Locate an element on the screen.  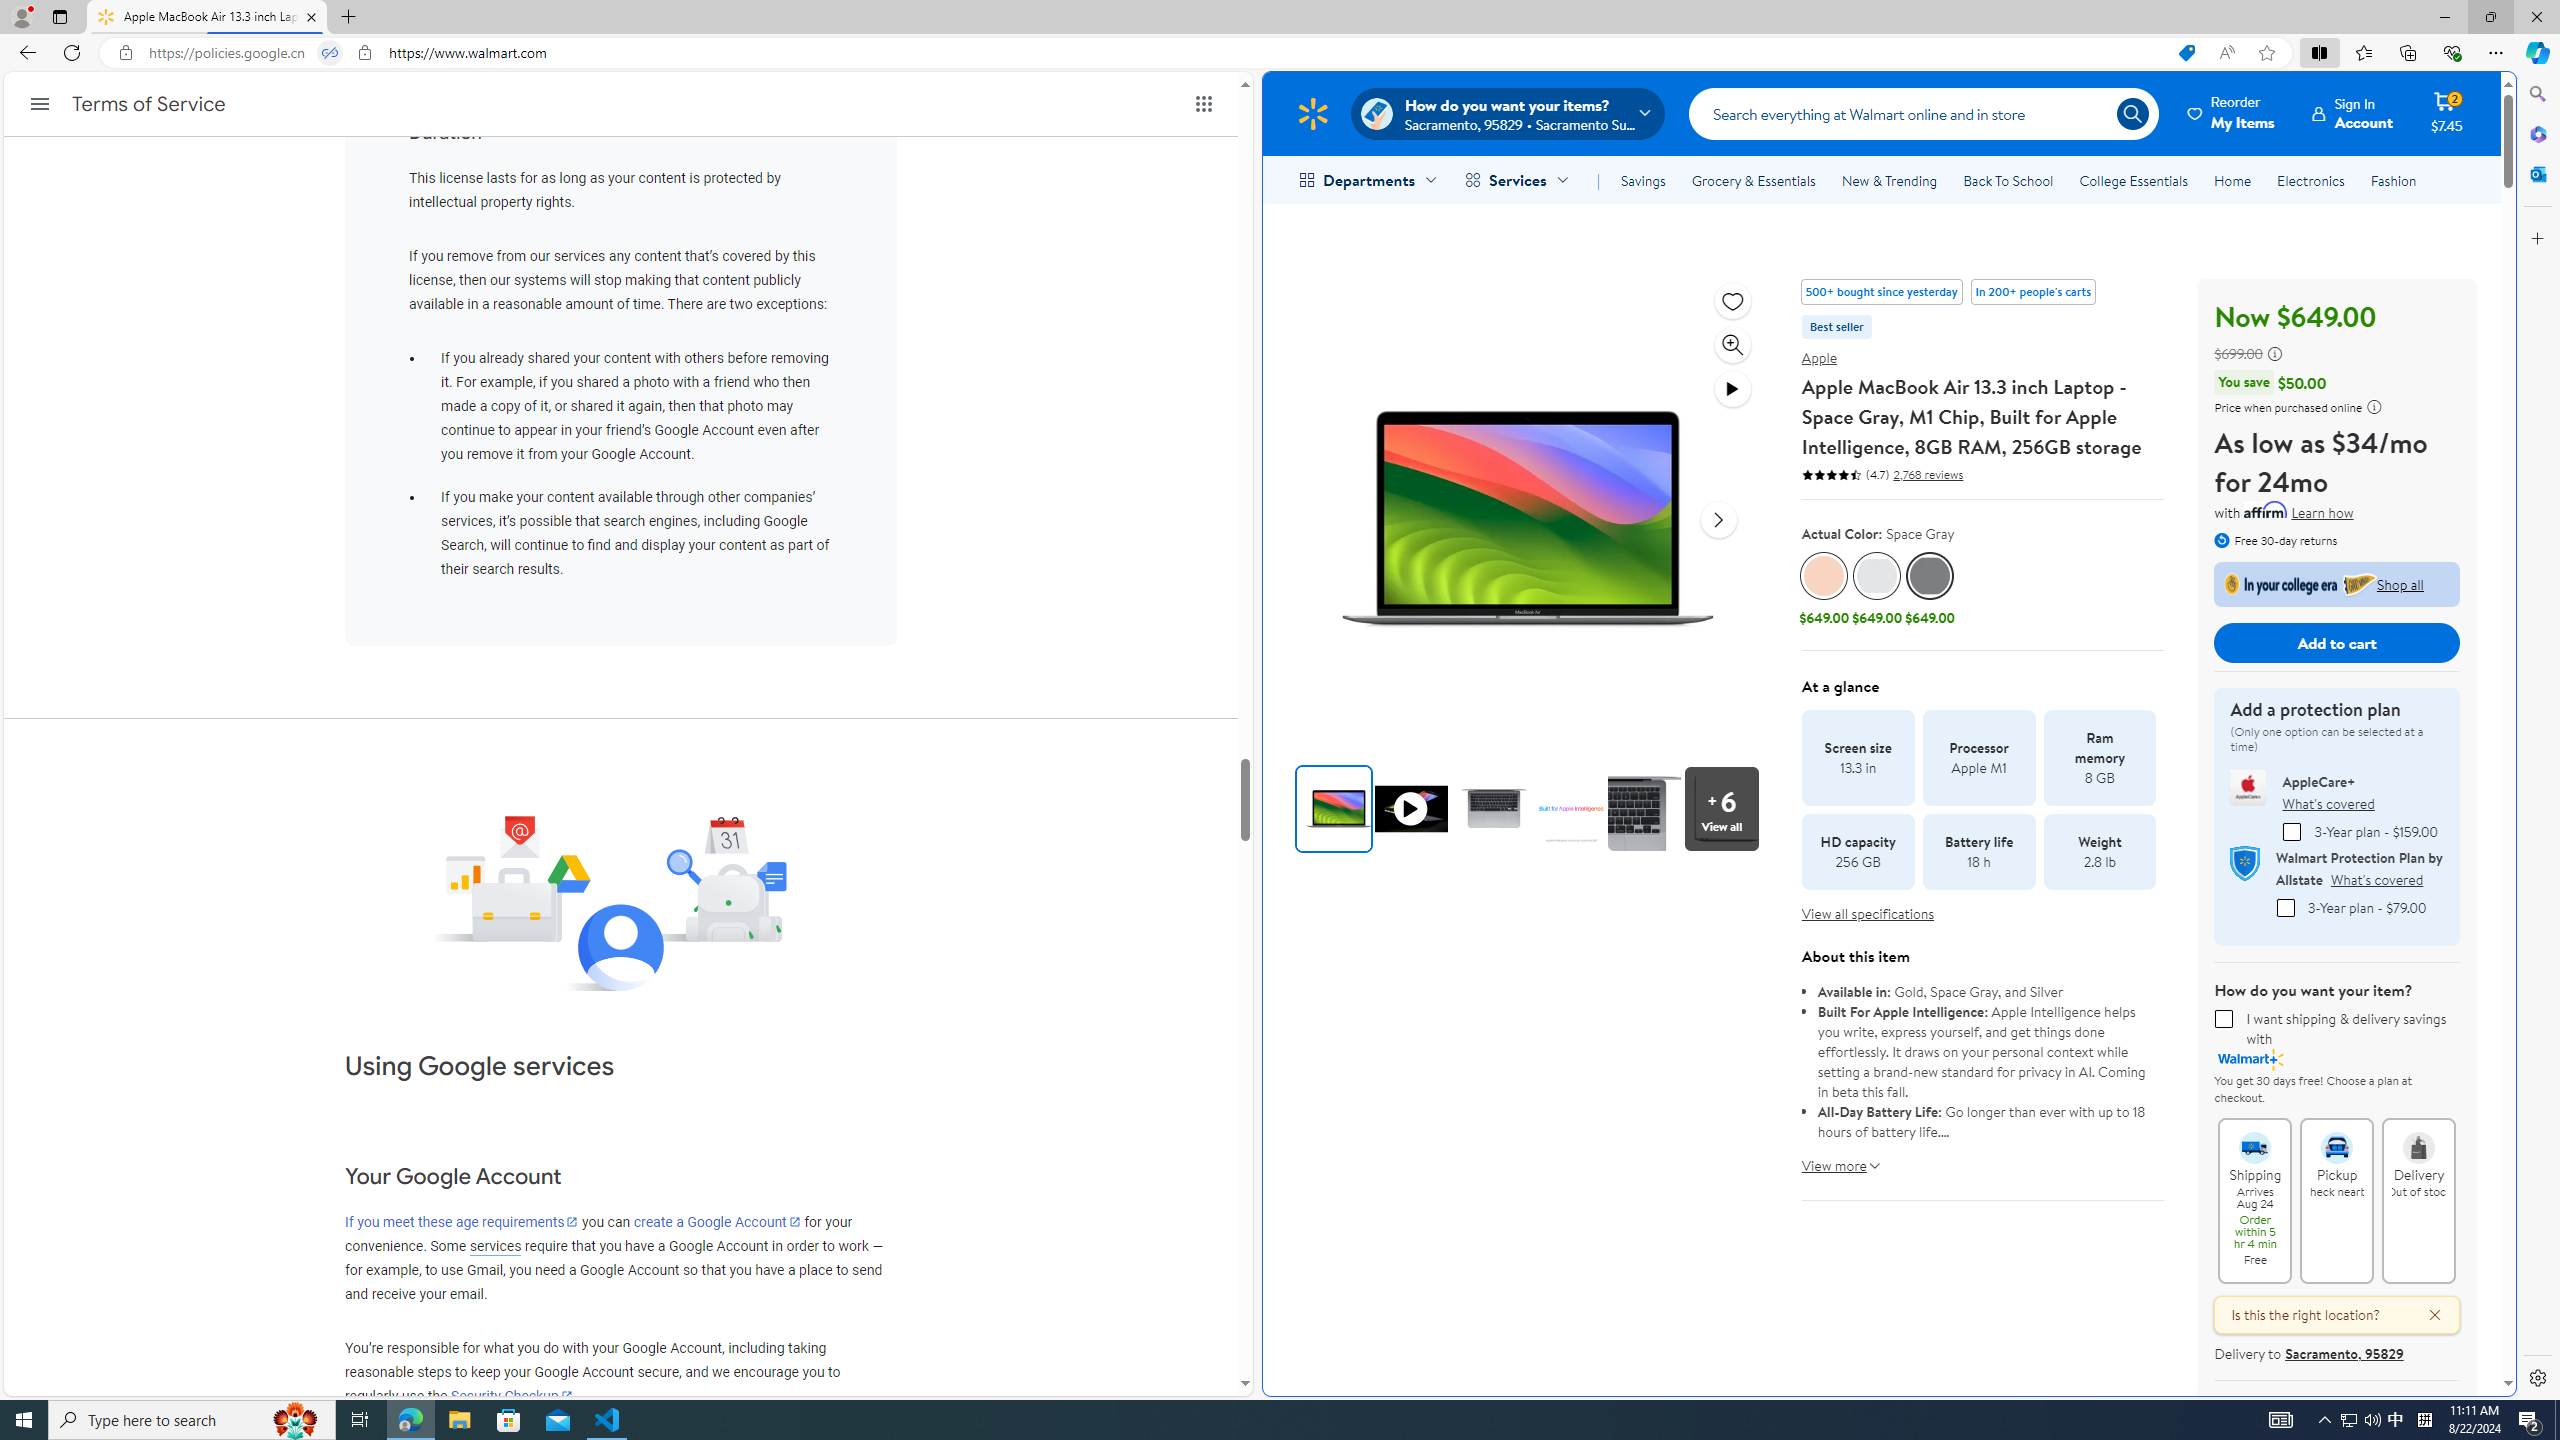
'Free 30-day returns' is located at coordinates (2274, 539).